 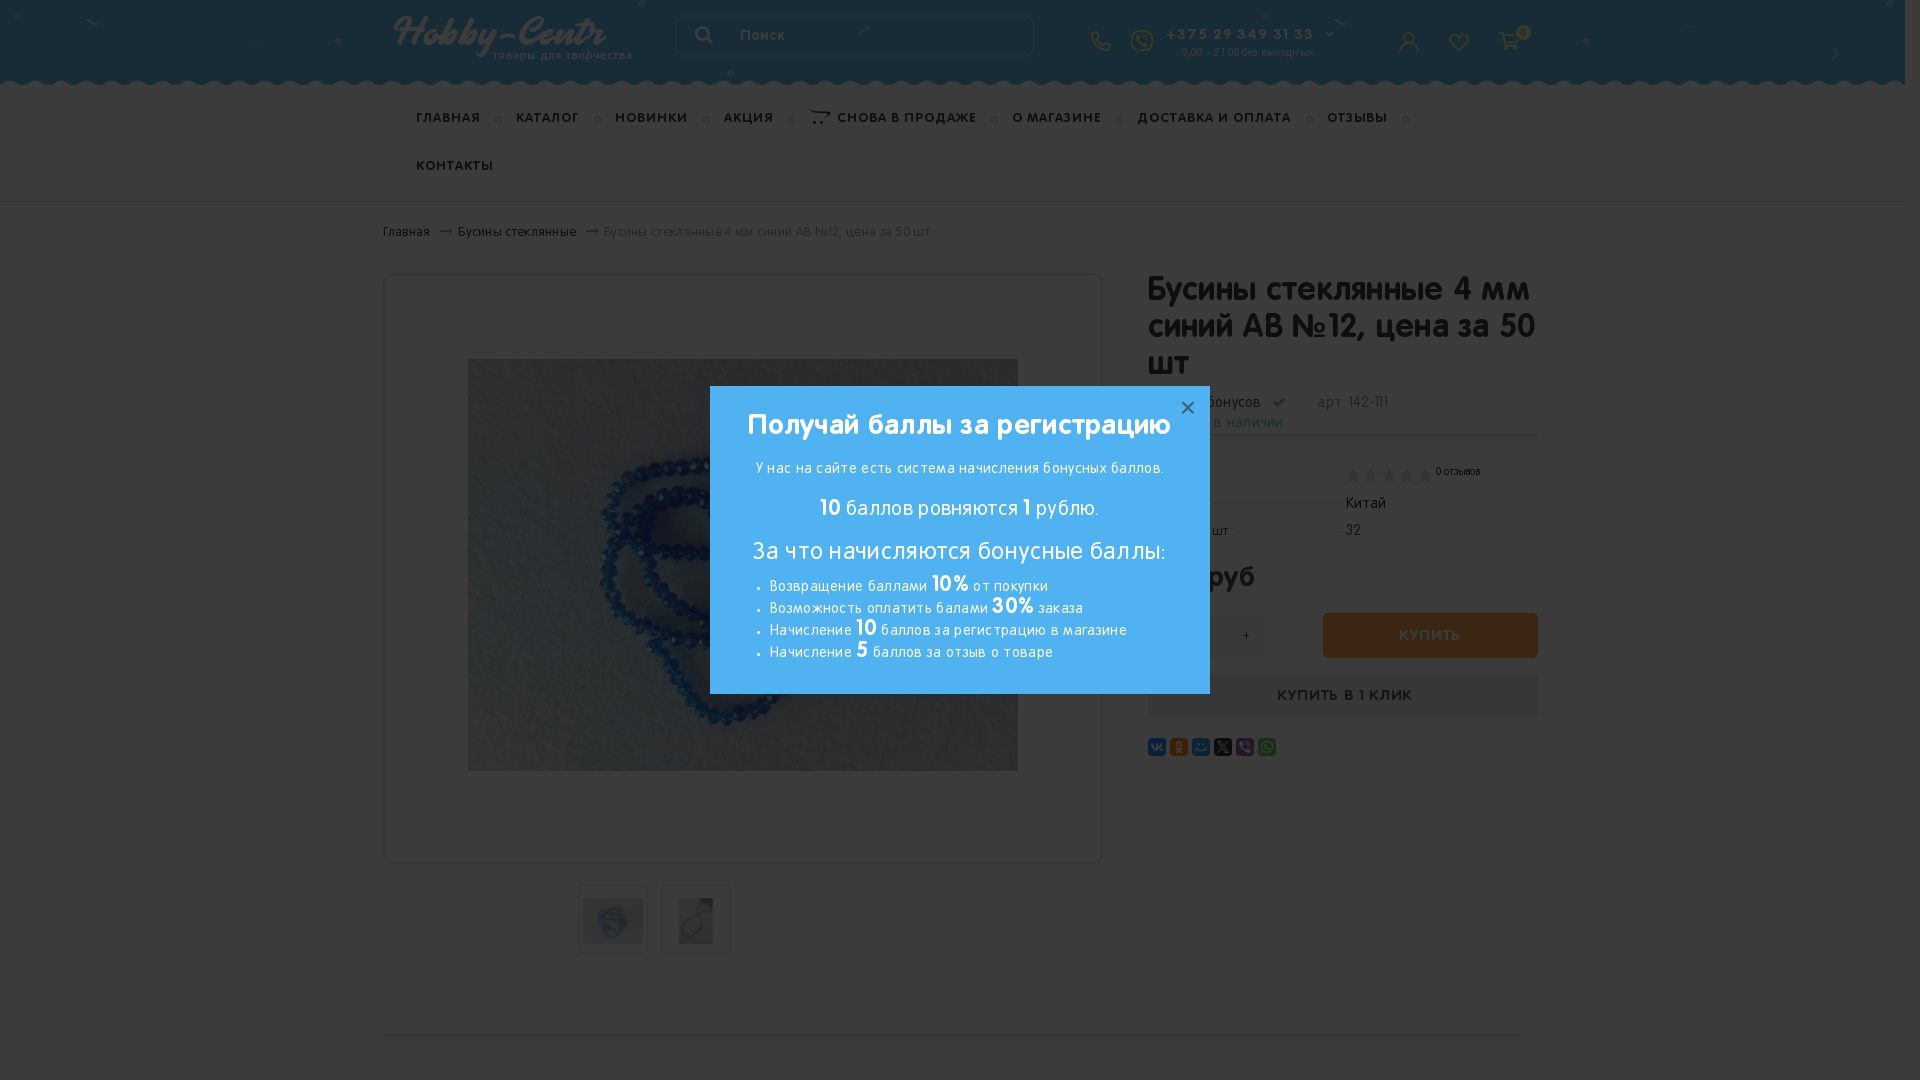 What do you see at coordinates (1243, 747) in the screenshot?
I see `'Viber'` at bounding box center [1243, 747].